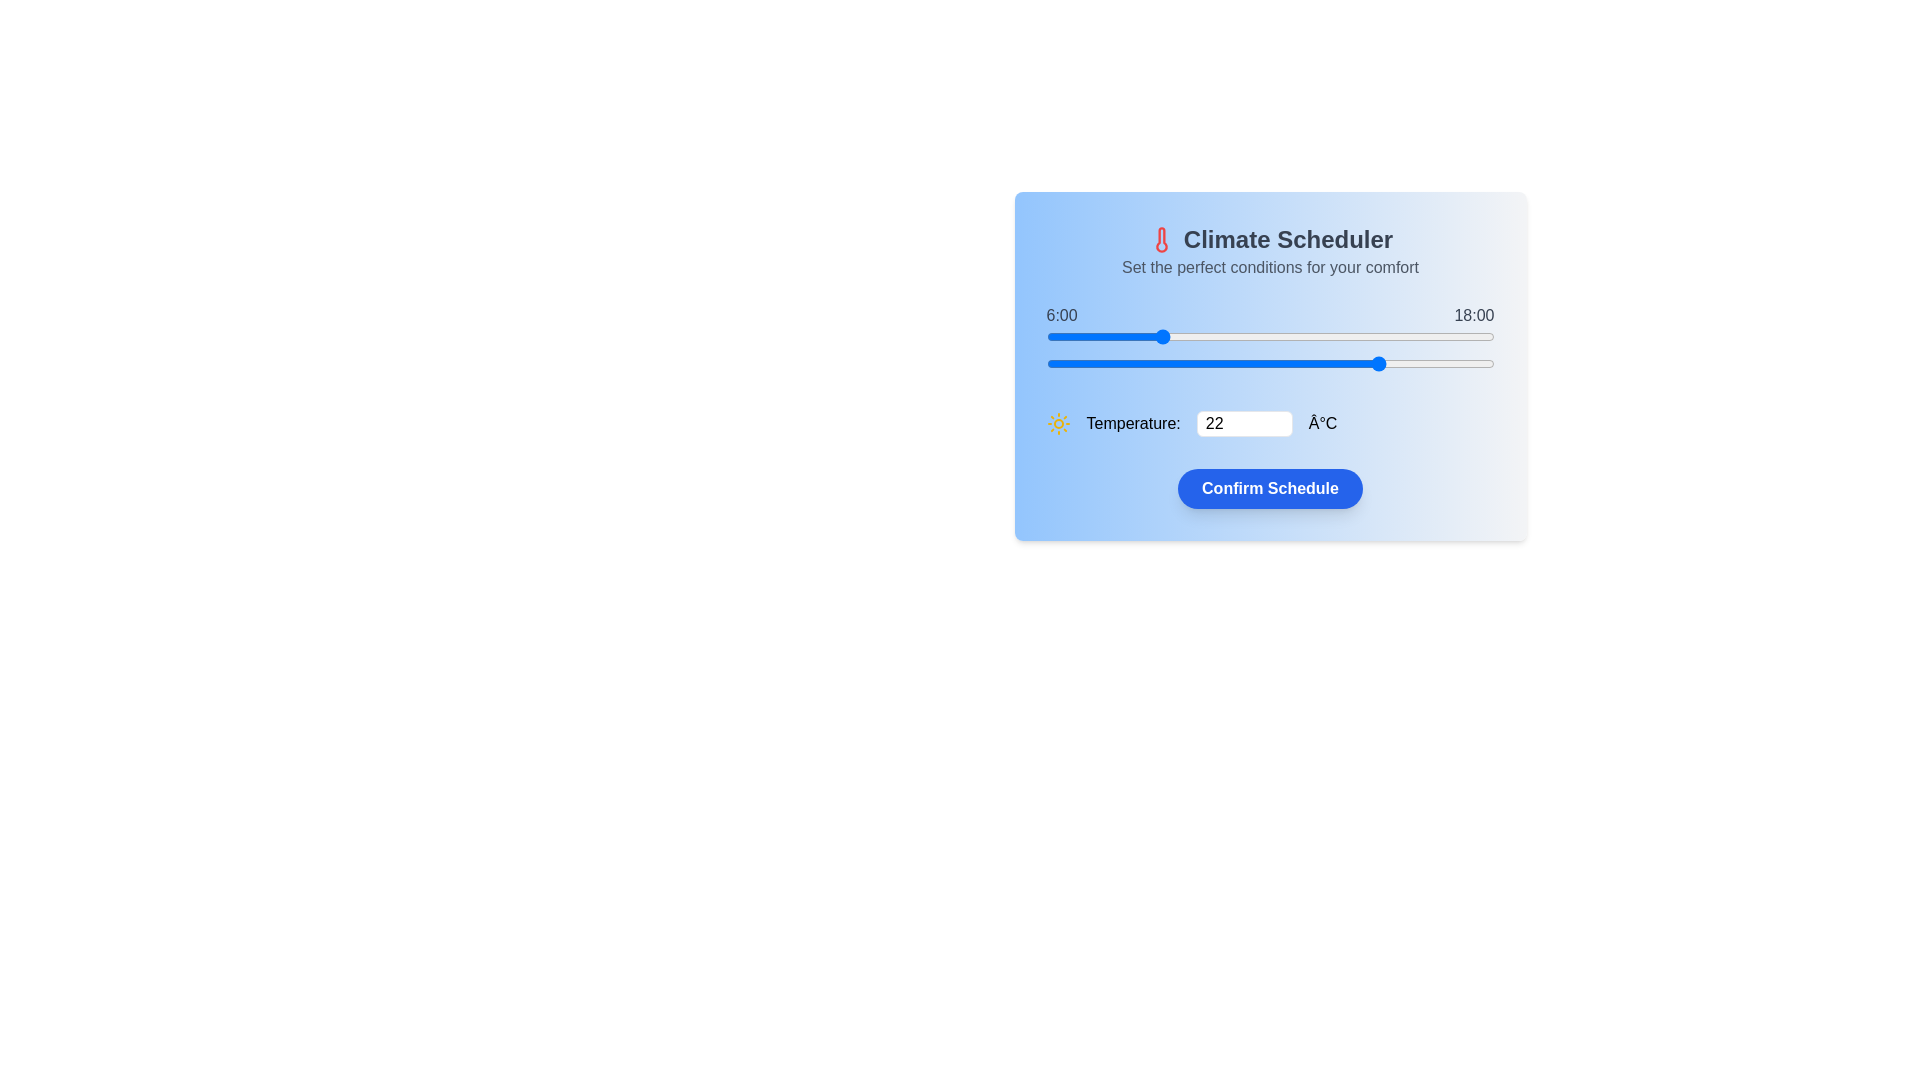  Describe the element at coordinates (1269, 335) in the screenshot. I see `the thumb of the topmost Range slider, located between the labels '6:00' and '18:00'` at that location.